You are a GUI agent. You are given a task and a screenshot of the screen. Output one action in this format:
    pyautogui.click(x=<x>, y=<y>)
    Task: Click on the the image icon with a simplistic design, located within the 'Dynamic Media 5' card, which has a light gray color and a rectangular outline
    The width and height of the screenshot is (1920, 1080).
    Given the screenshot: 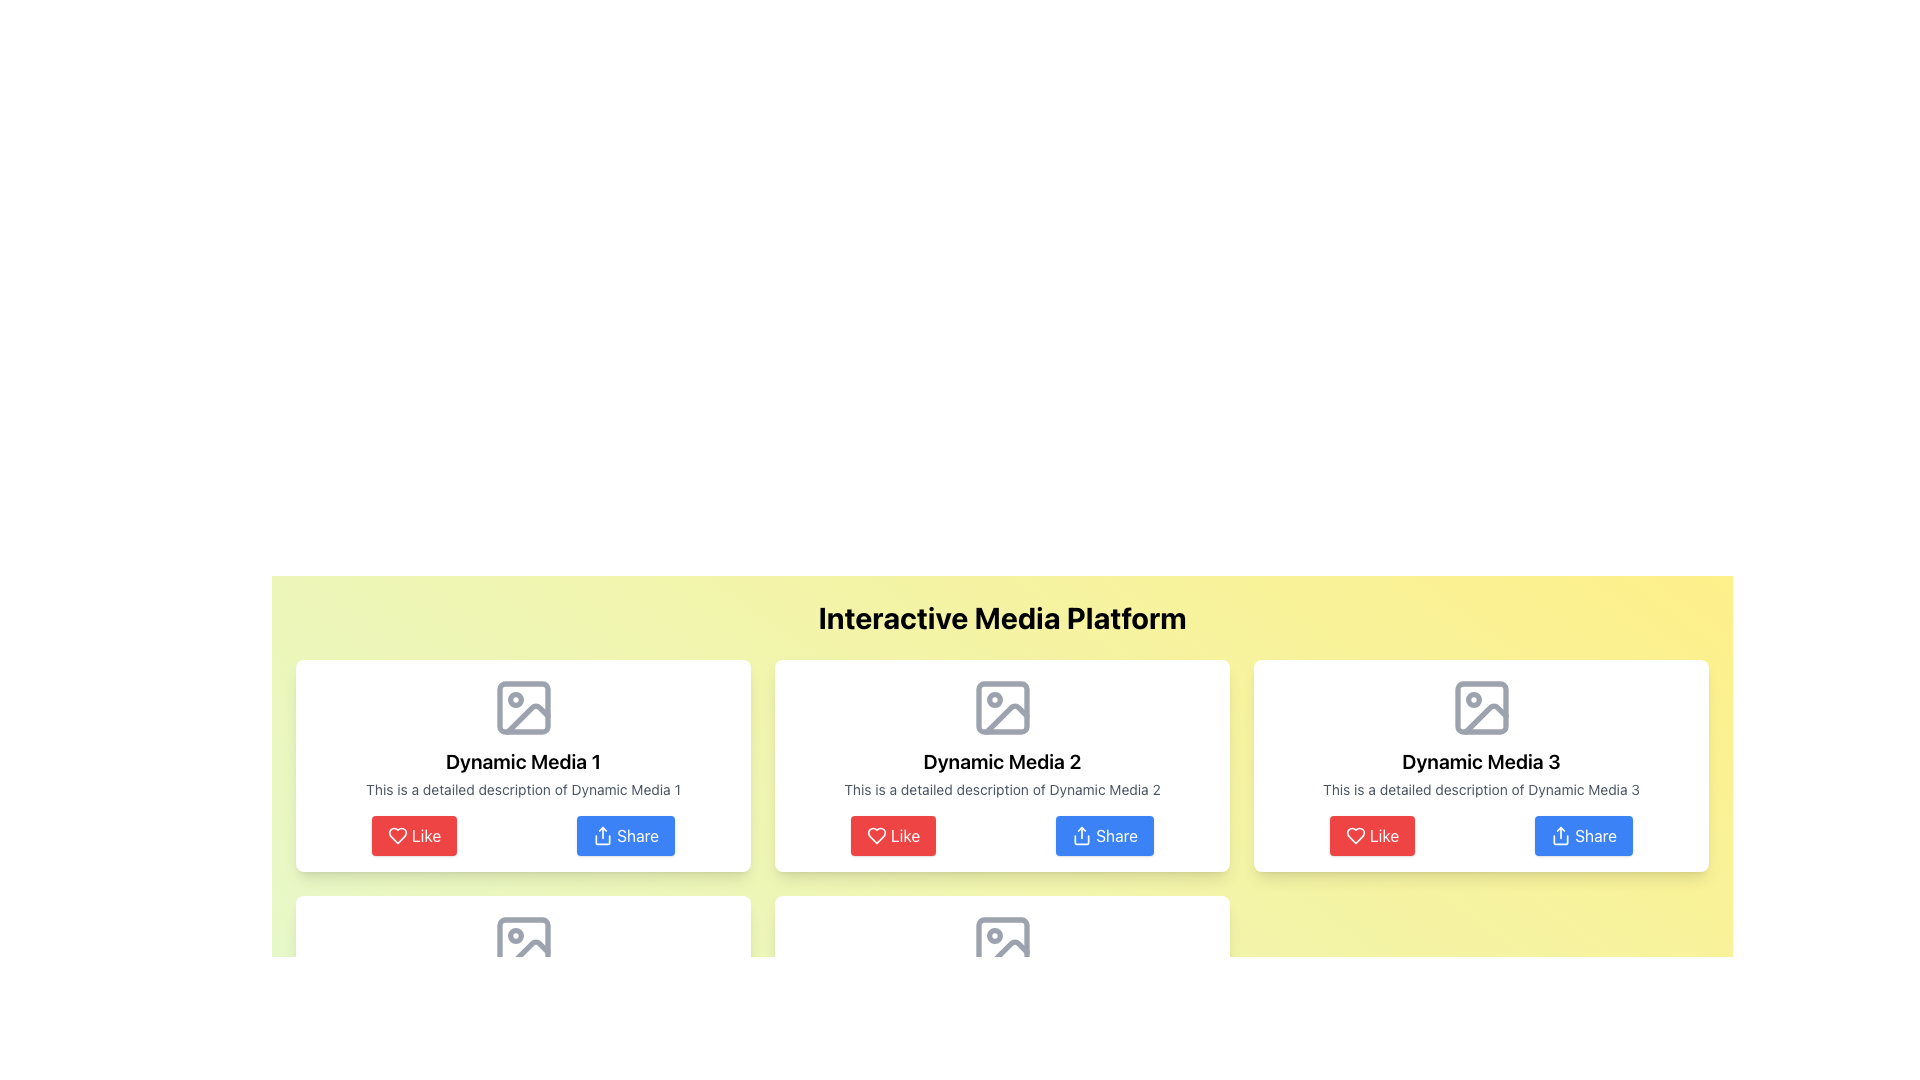 What is the action you would take?
    pyautogui.click(x=1002, y=944)
    